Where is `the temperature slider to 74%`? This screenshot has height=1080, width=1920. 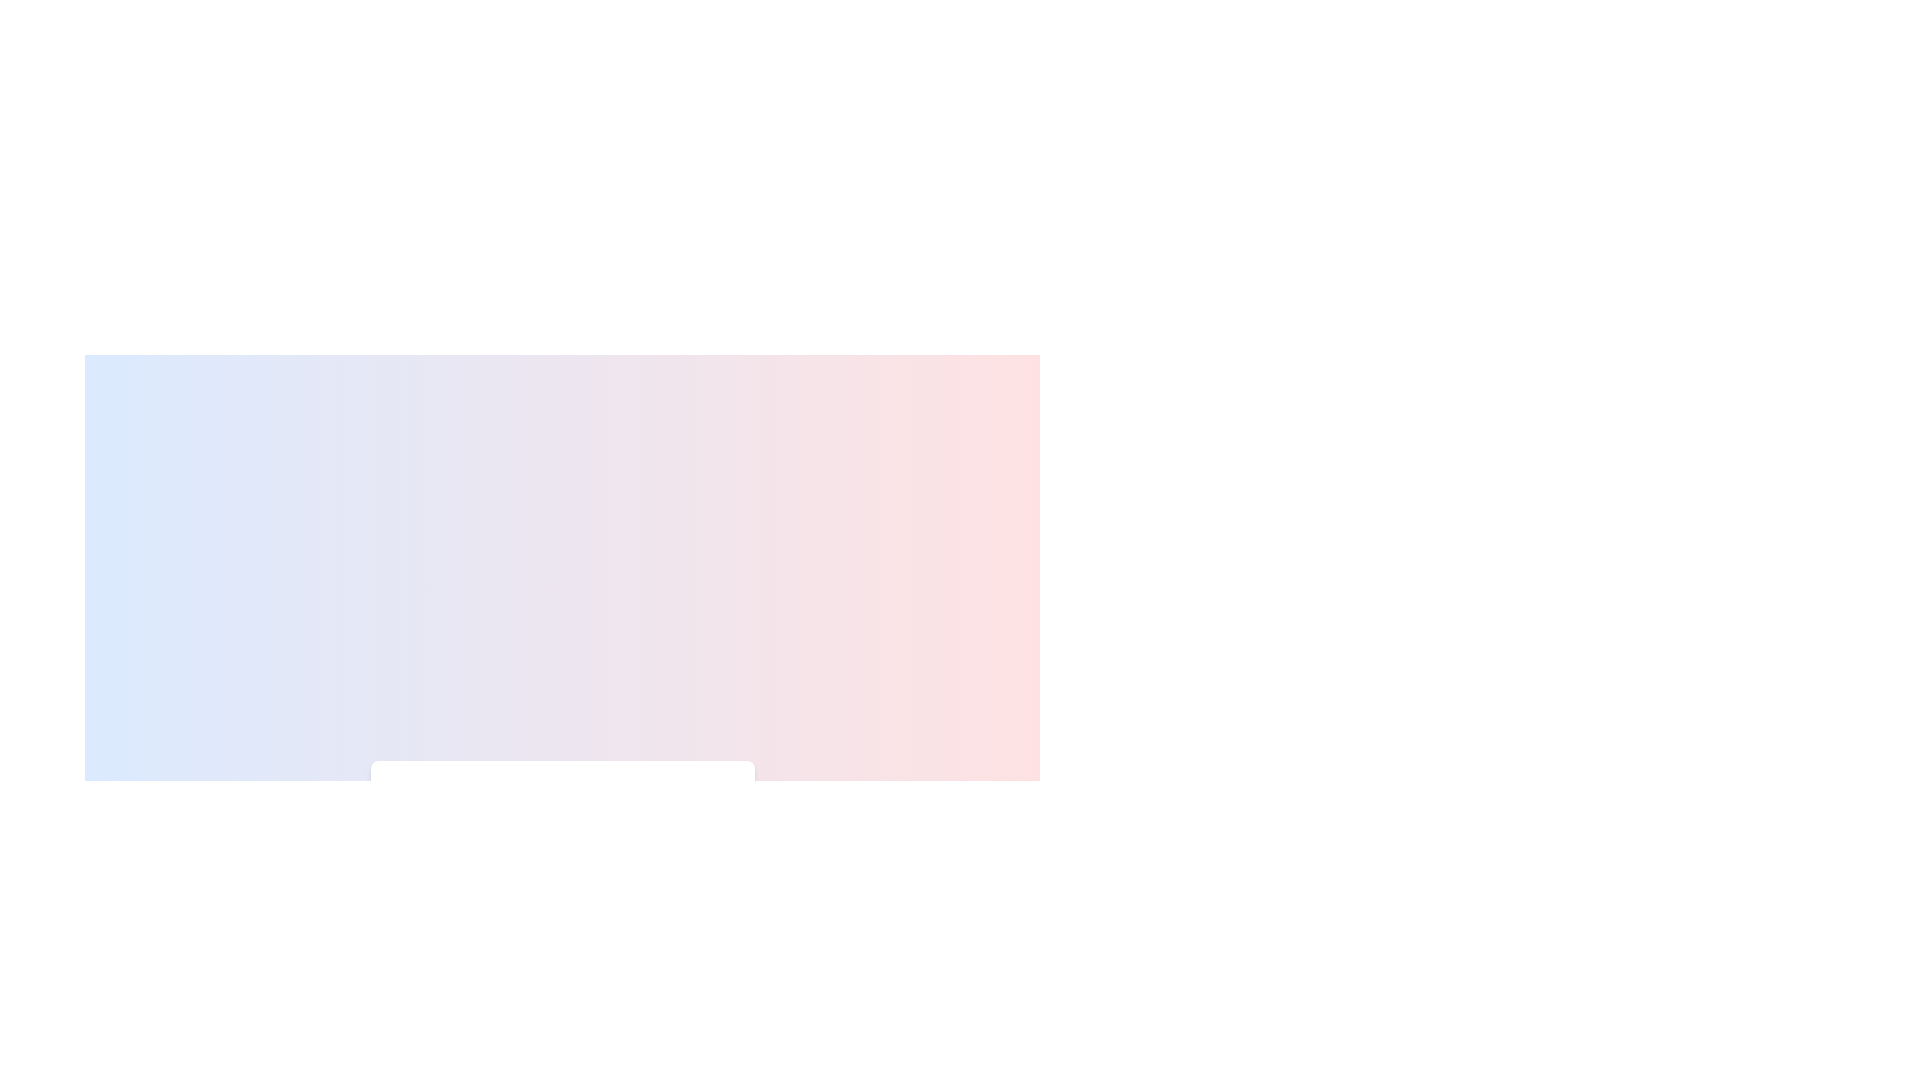
the temperature slider to 74% is located at coordinates (643, 860).